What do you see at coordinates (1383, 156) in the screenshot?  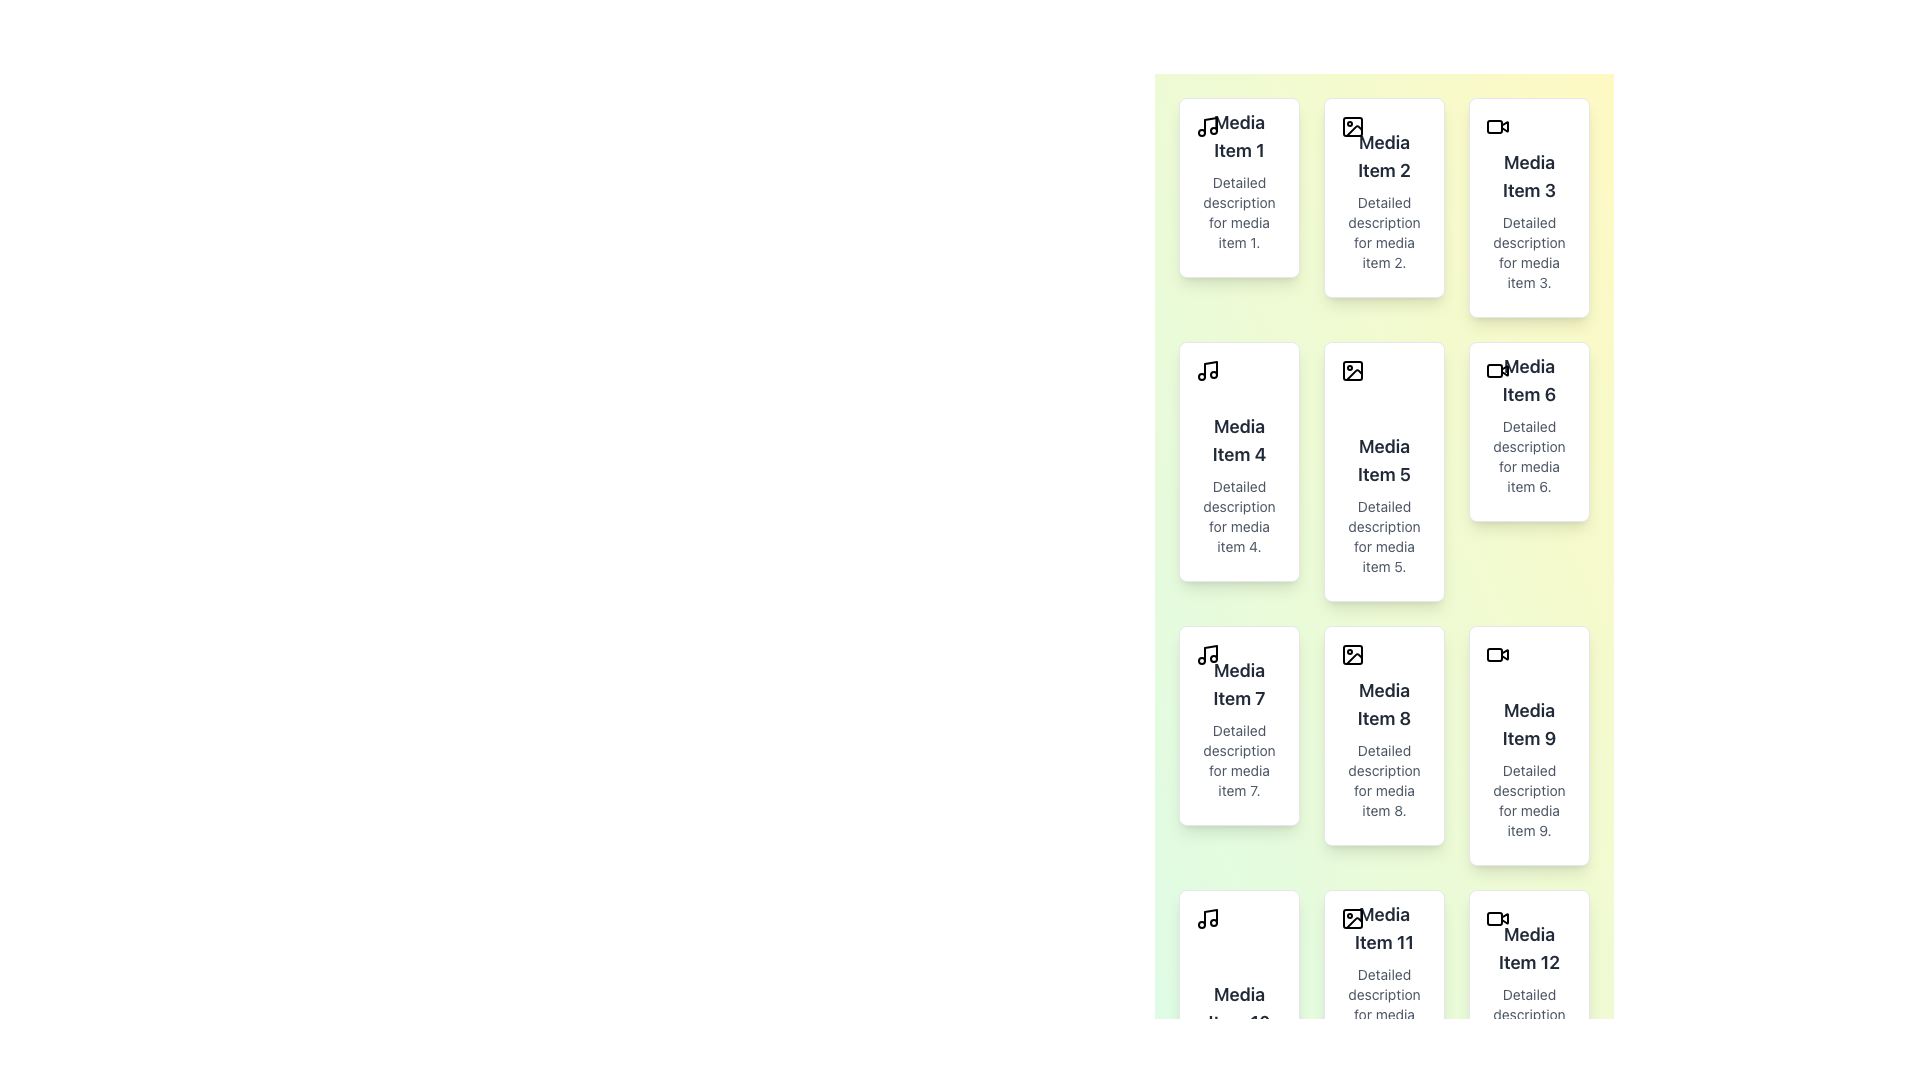 I see `the text label 'Media Item 2' which is styled in bold, large dark gray font, located at the top of the second card in the grid layout` at bounding box center [1383, 156].